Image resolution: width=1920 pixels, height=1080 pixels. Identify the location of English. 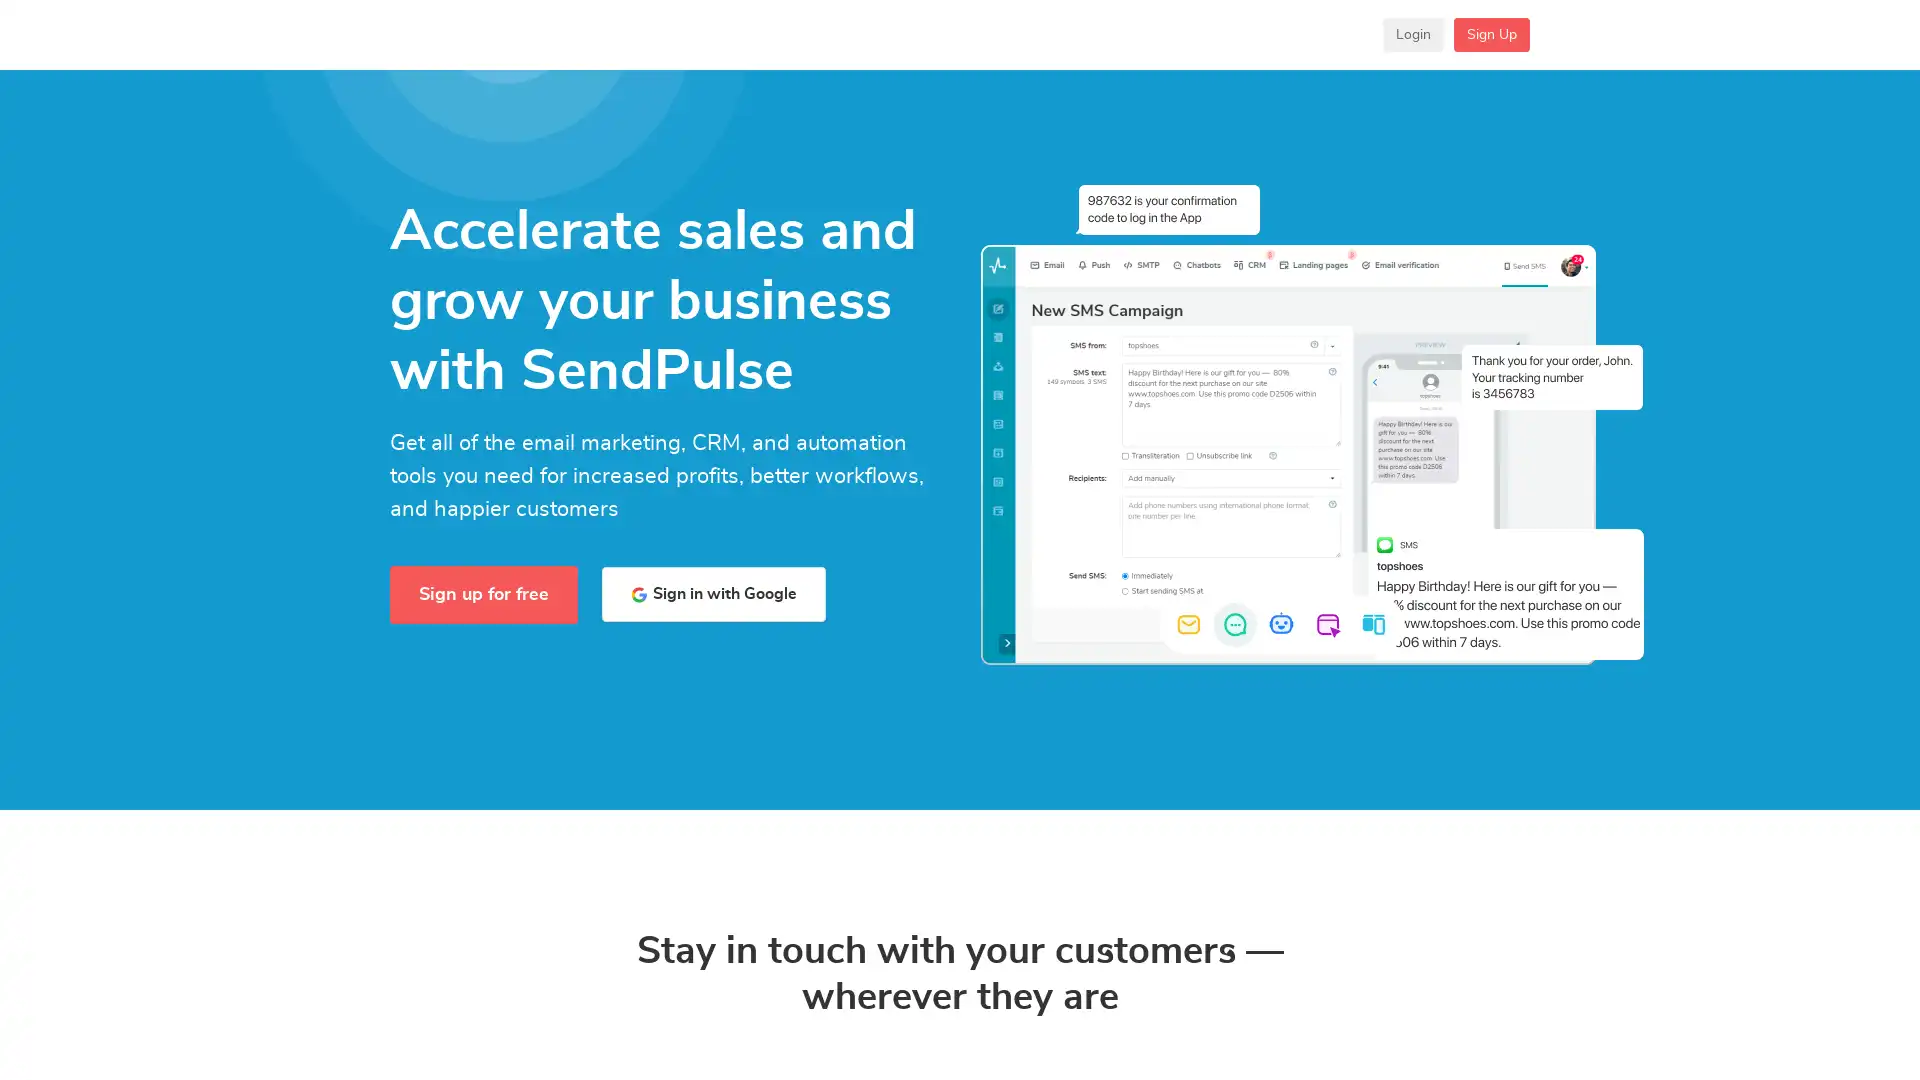
(1320, 48).